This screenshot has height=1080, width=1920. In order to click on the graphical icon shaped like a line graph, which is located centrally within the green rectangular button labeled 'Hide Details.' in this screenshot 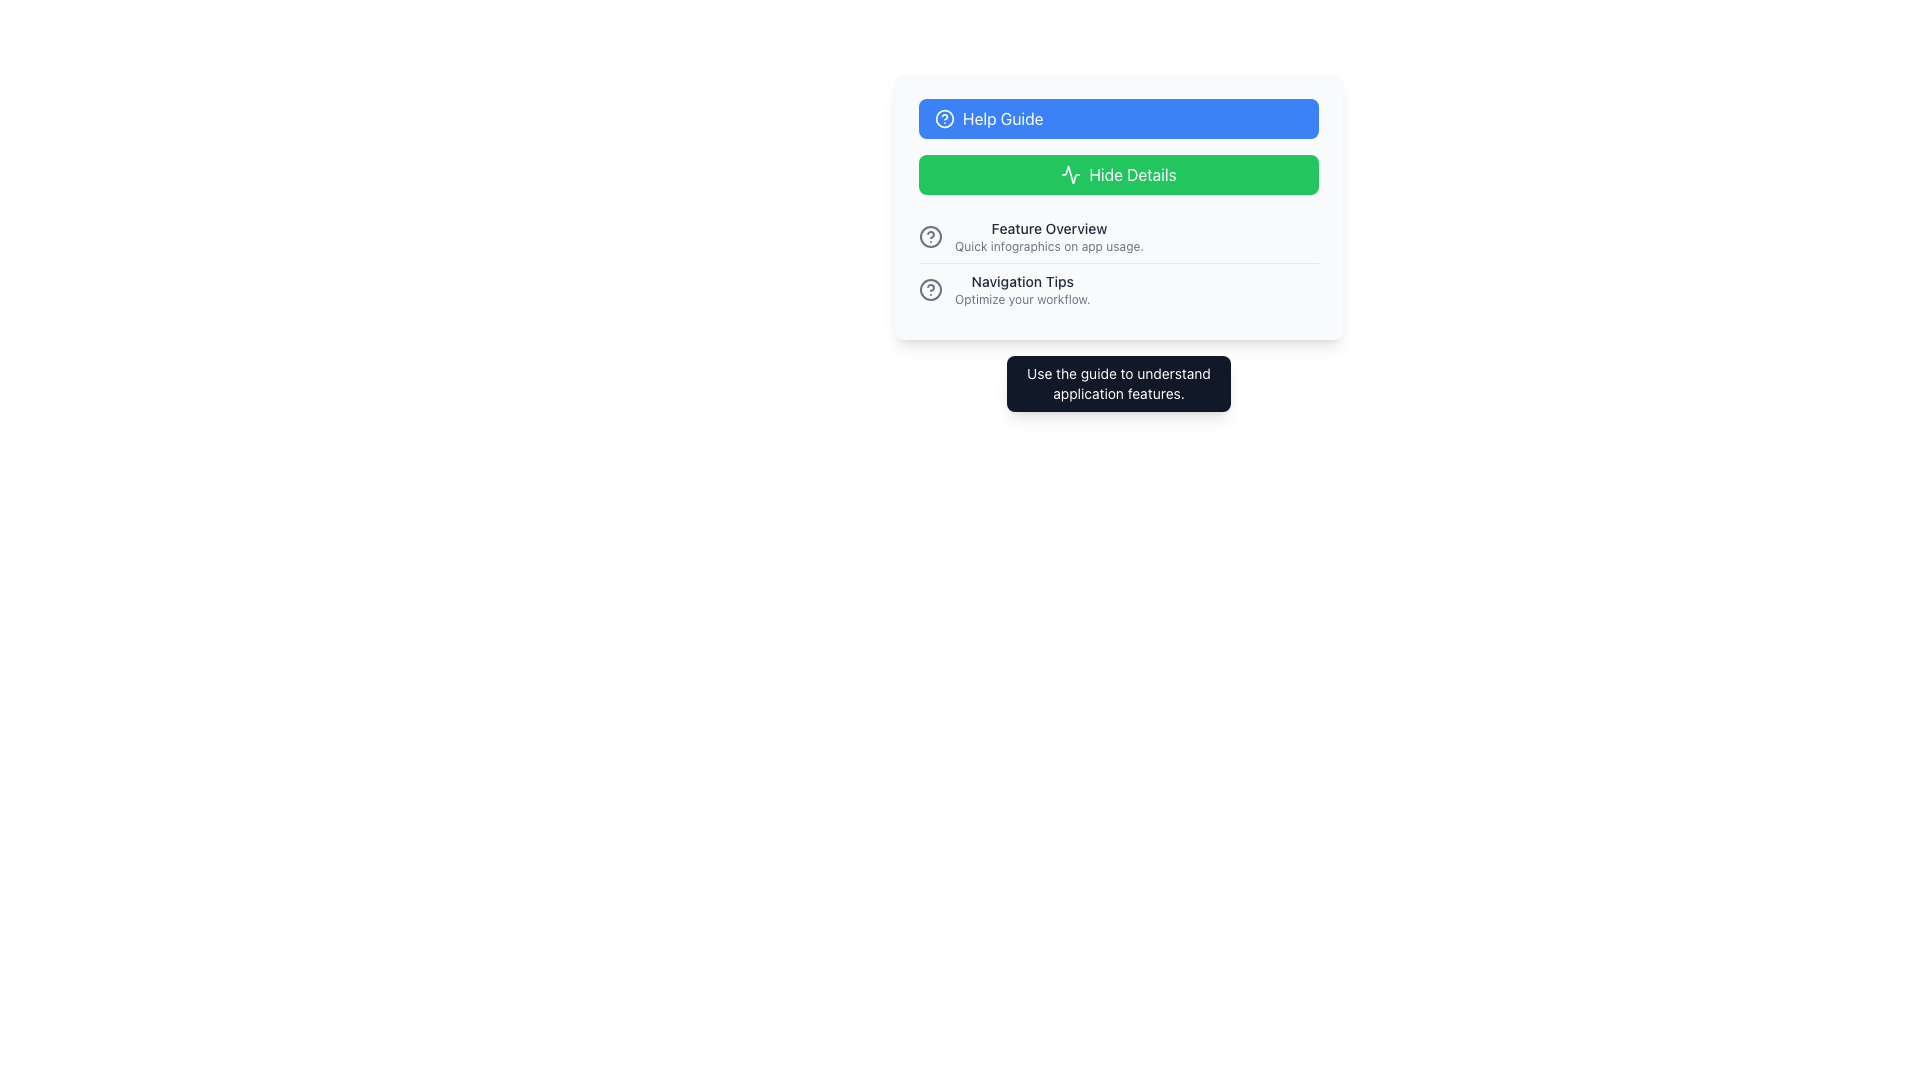, I will do `click(1070, 173)`.